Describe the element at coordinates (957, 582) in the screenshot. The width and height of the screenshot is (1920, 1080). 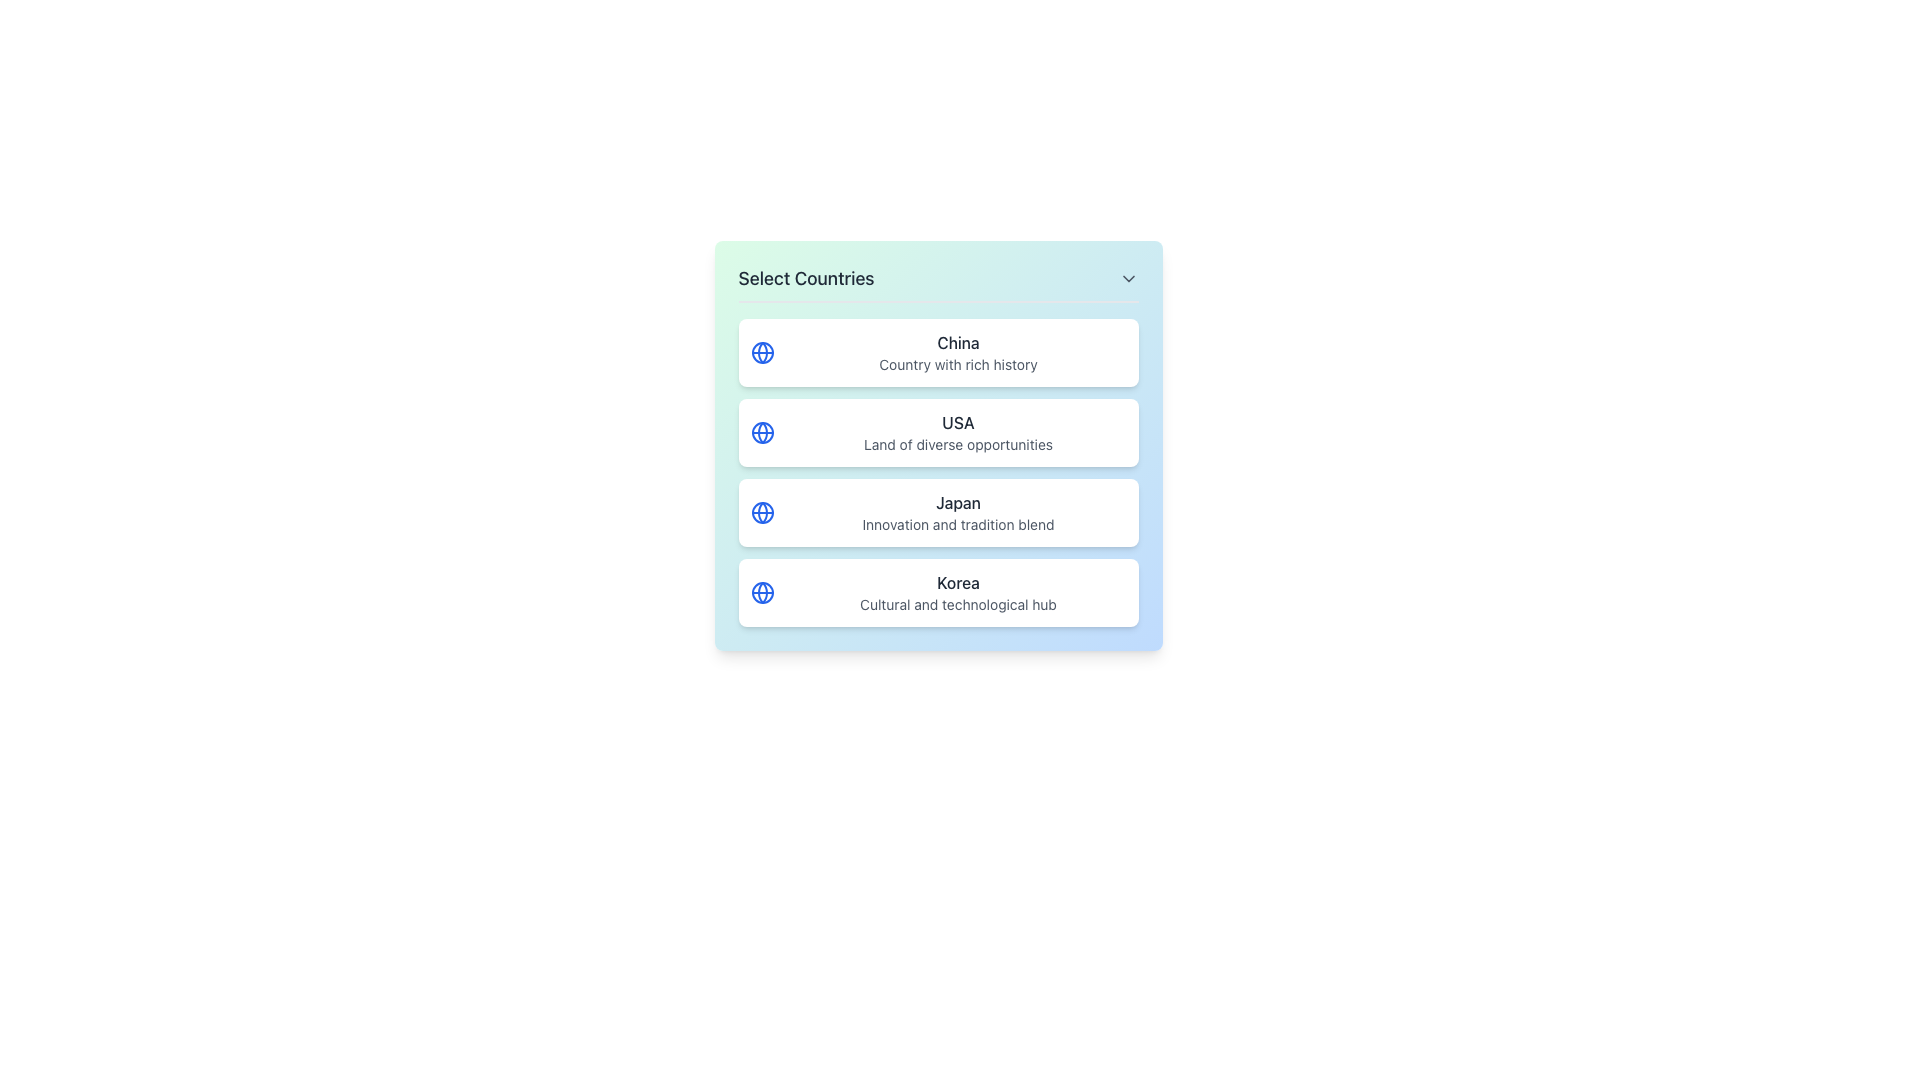
I see `the text label in the fourth row of the list` at that location.